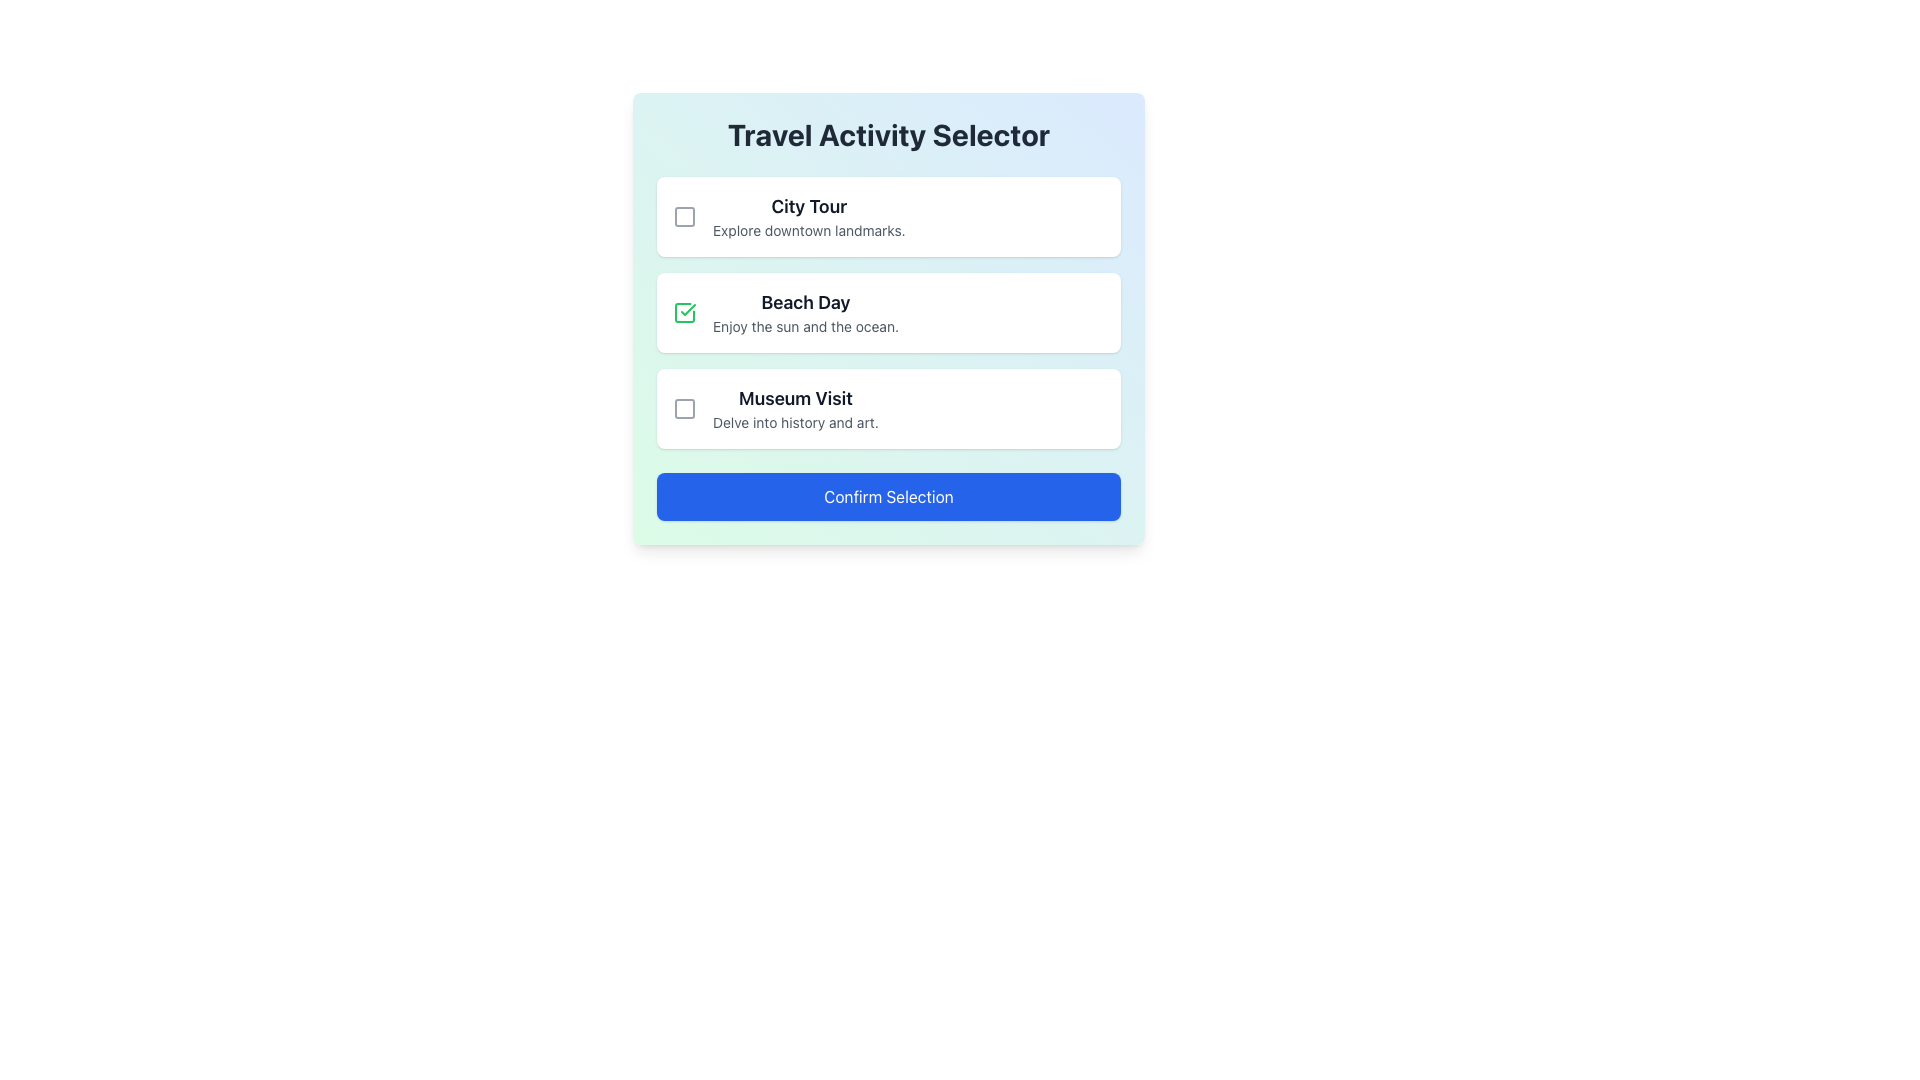 This screenshot has height=1080, width=1920. I want to click on the bold and large heading text element reading 'Travel Activity Selector', which is centrally aligned and serves as the header for the activity options list, so click(887, 135).